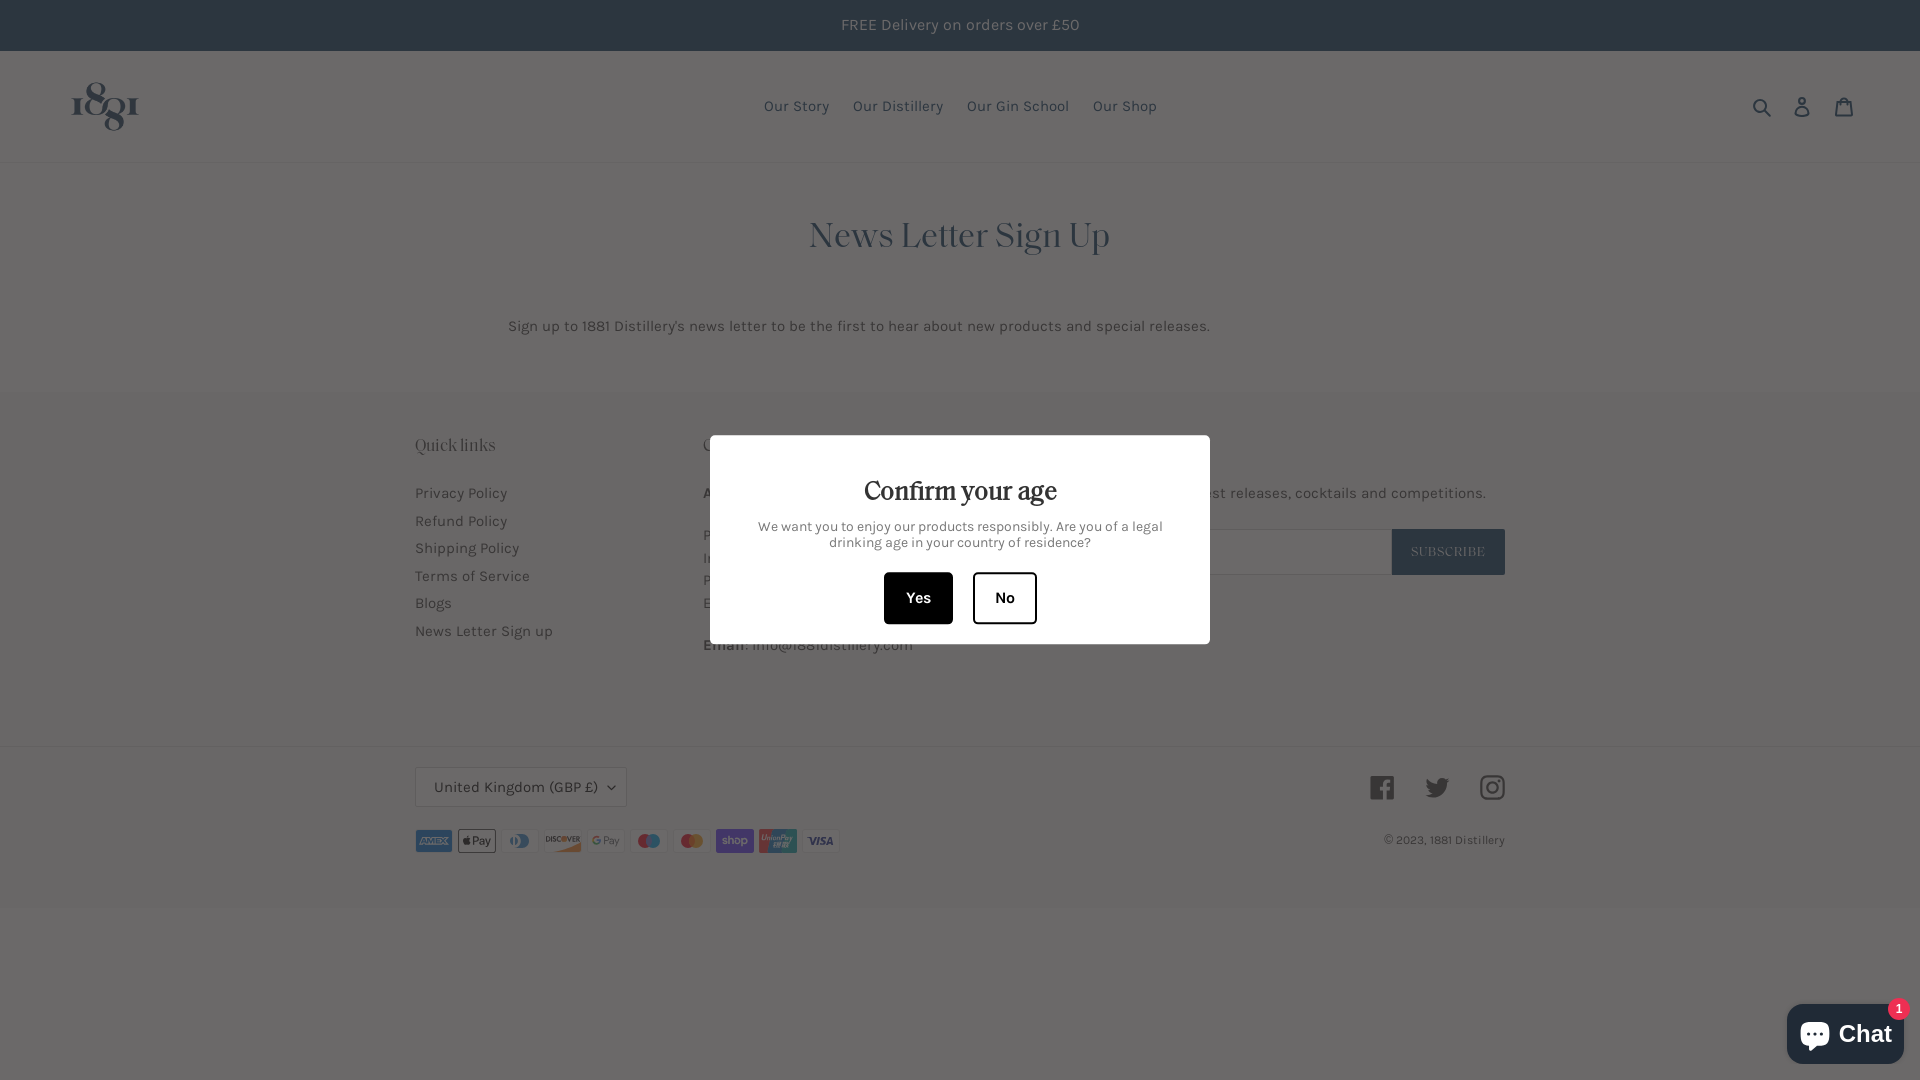 The height and width of the screenshot is (1080, 1920). What do you see at coordinates (1801, 106) in the screenshot?
I see `'Log in'` at bounding box center [1801, 106].